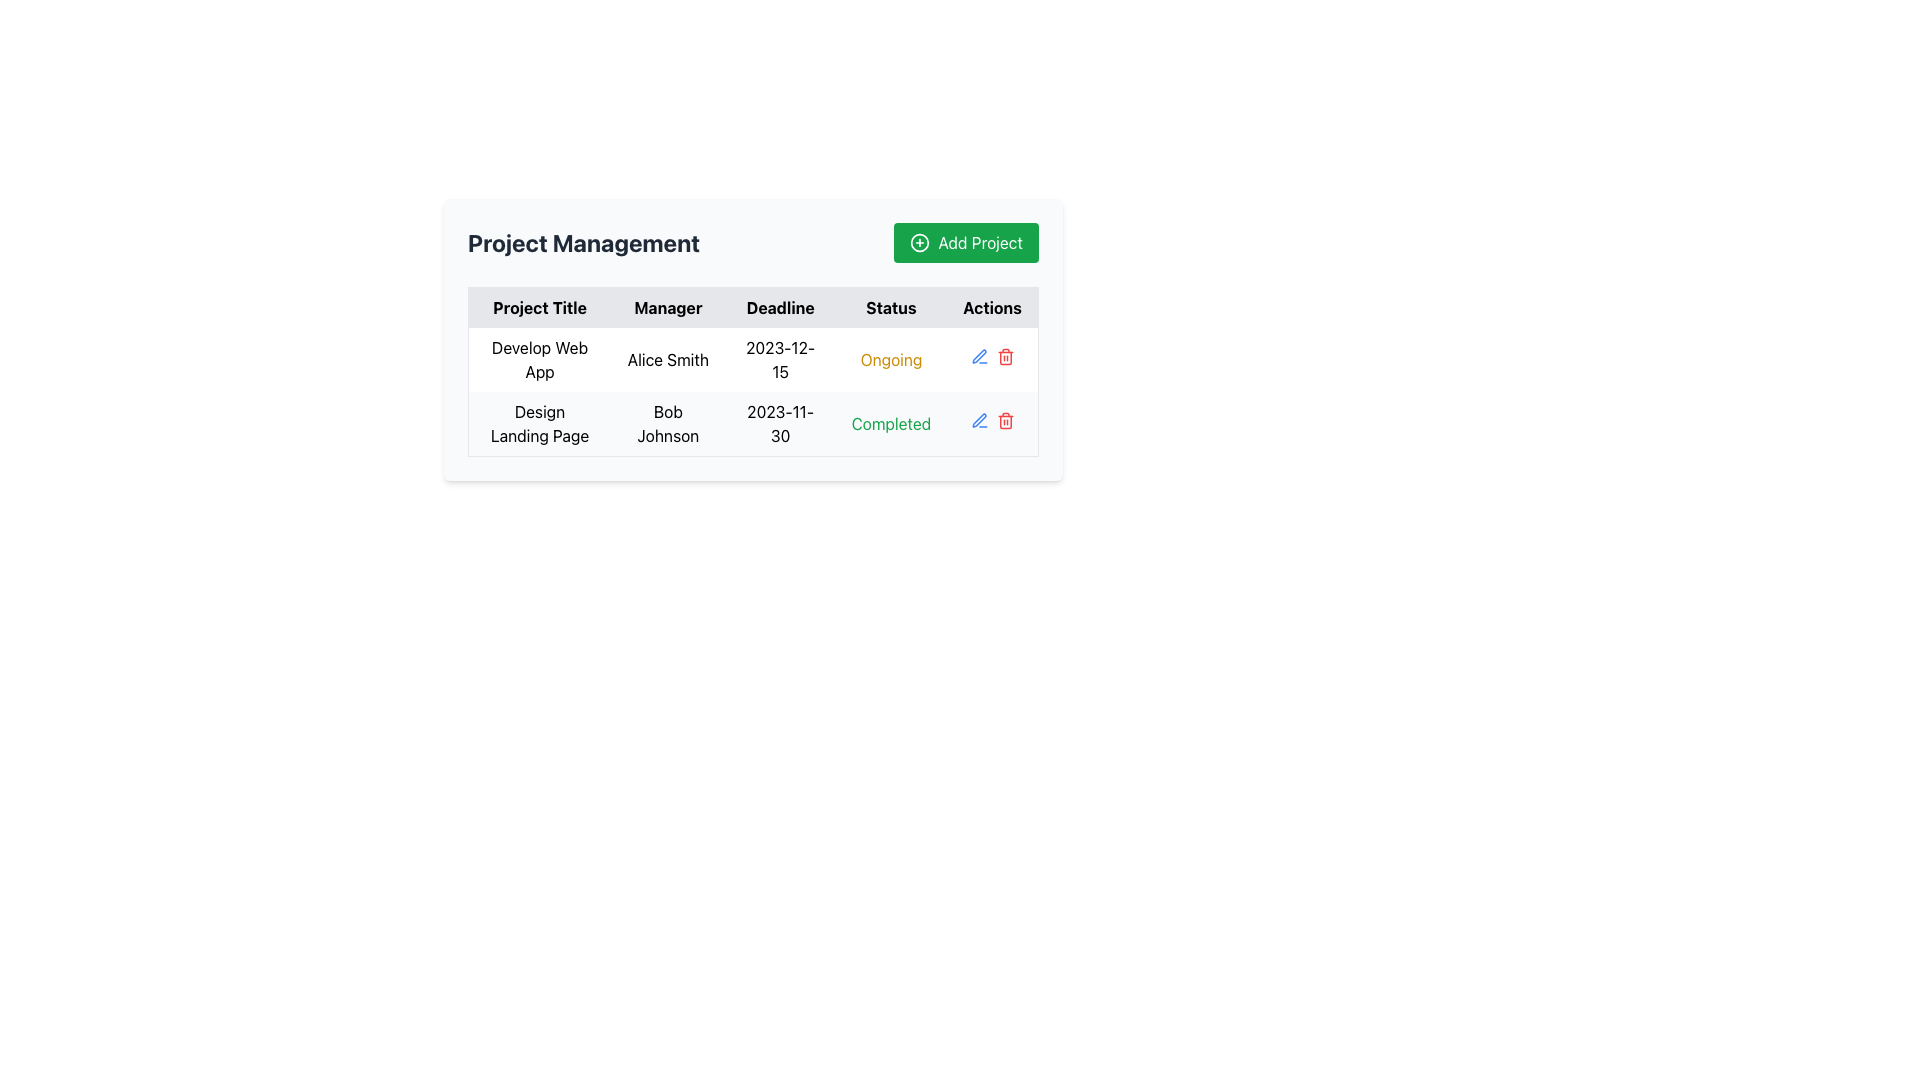  What do you see at coordinates (979, 356) in the screenshot?
I see `the pen icon button in the 'Actions' column of the second row of the project management table` at bounding box center [979, 356].